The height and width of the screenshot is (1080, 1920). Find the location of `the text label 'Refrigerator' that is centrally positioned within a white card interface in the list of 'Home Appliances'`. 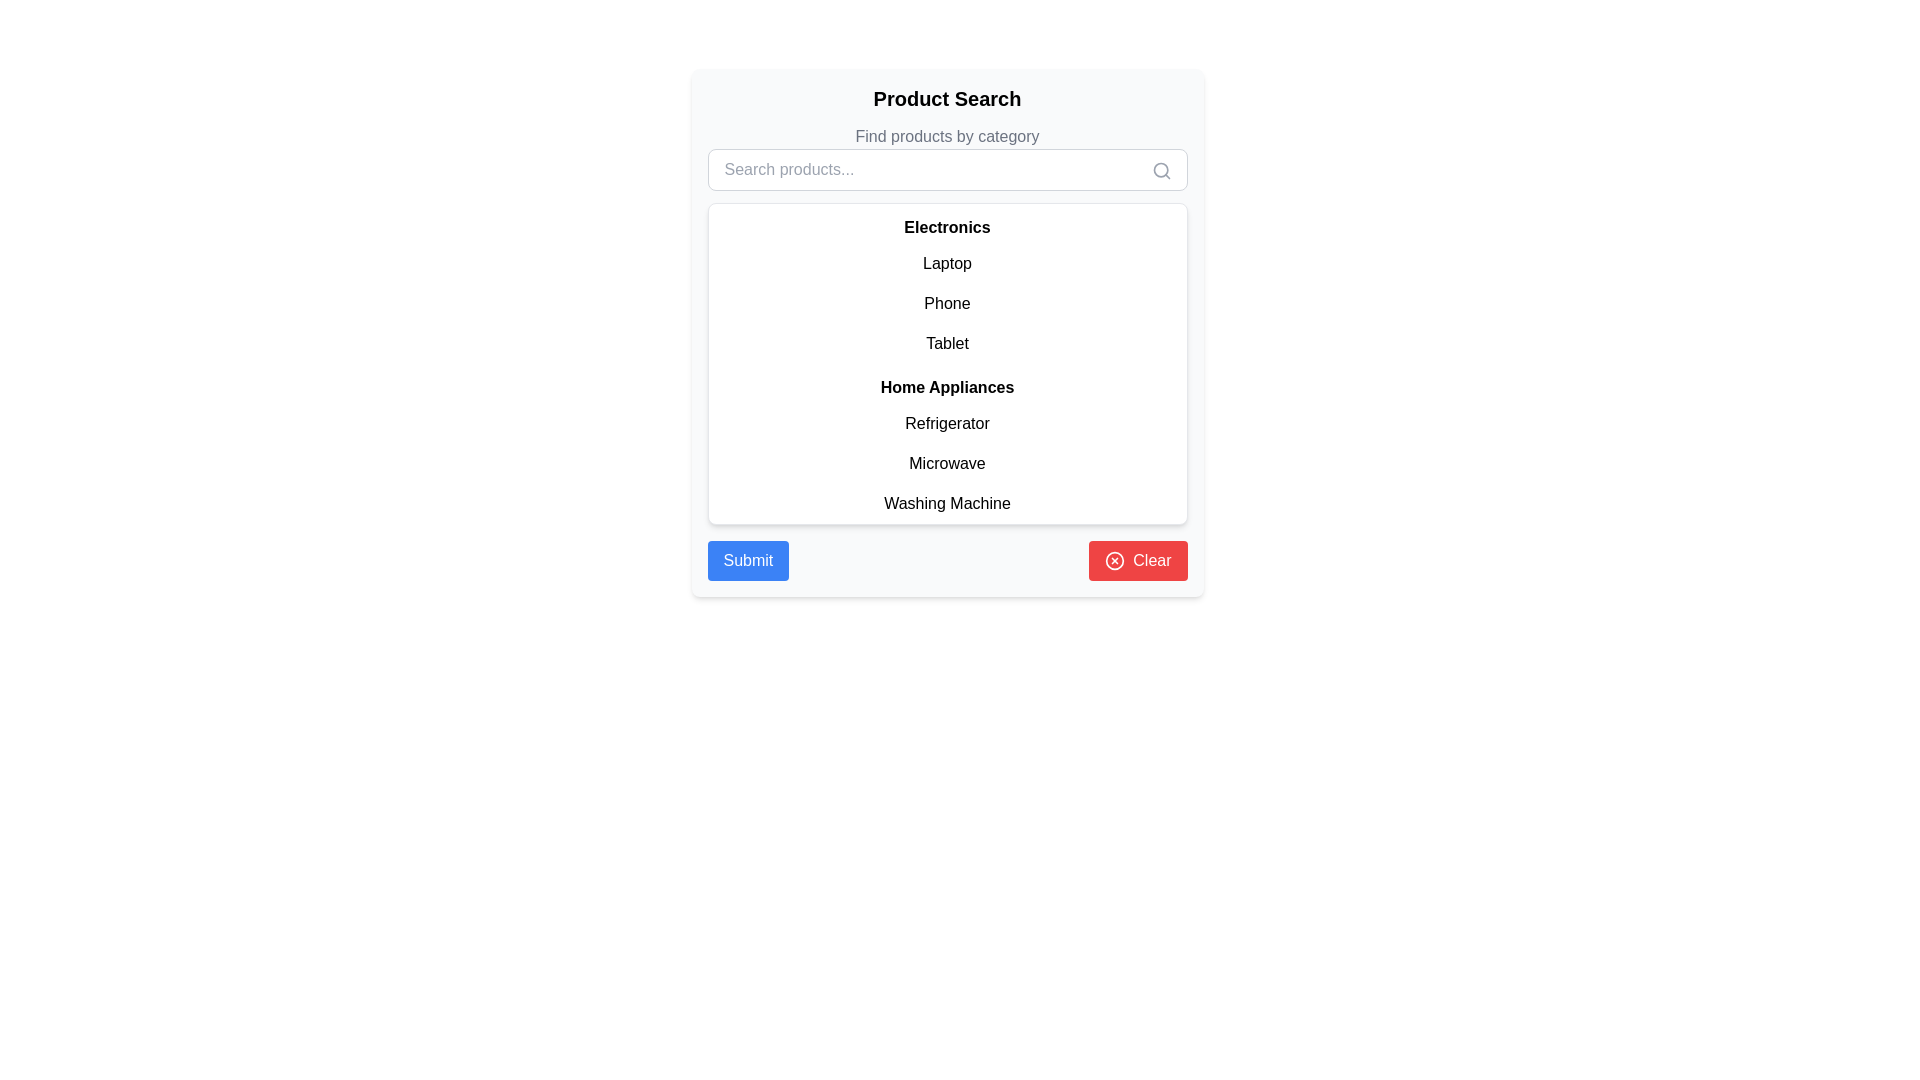

the text label 'Refrigerator' that is centrally positioned within a white card interface in the list of 'Home Appliances' is located at coordinates (946, 423).